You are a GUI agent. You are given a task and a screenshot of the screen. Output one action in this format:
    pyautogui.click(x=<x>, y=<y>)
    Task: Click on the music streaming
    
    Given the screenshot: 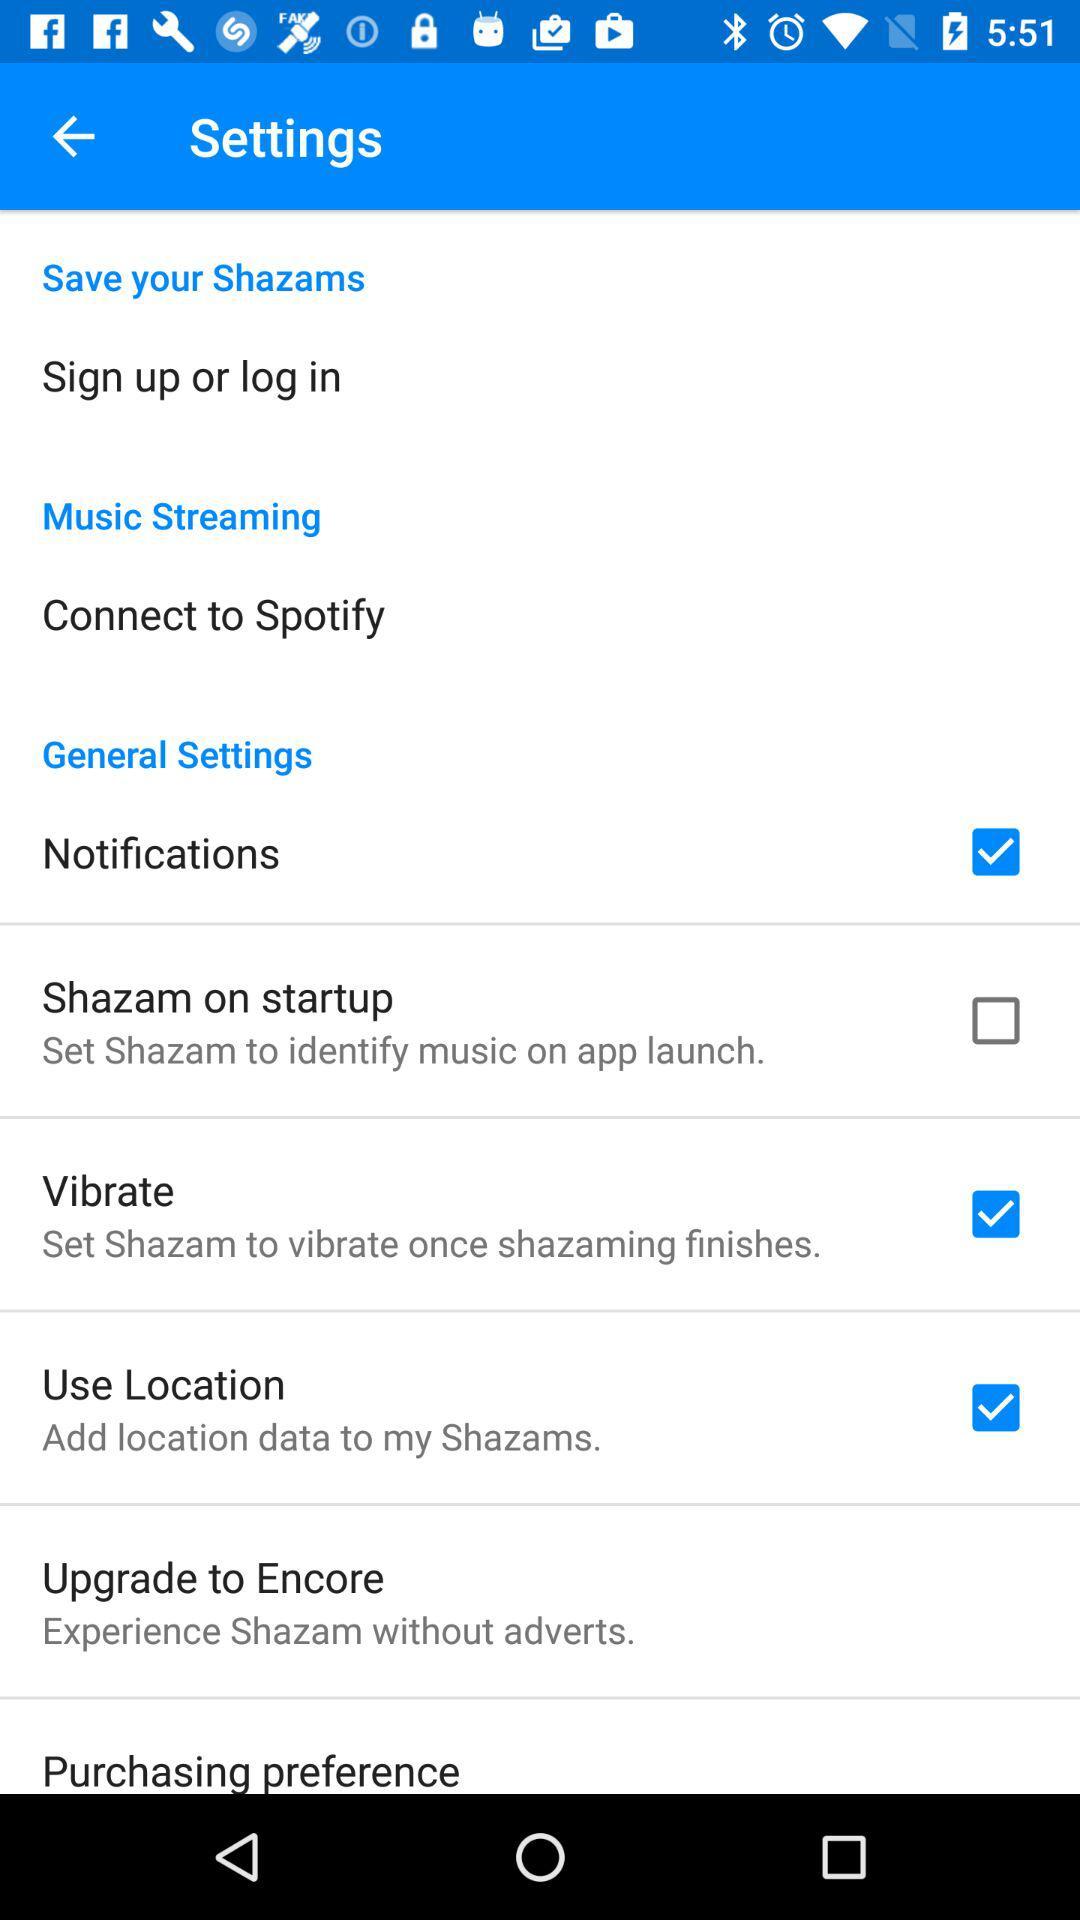 What is the action you would take?
    pyautogui.click(x=540, y=494)
    